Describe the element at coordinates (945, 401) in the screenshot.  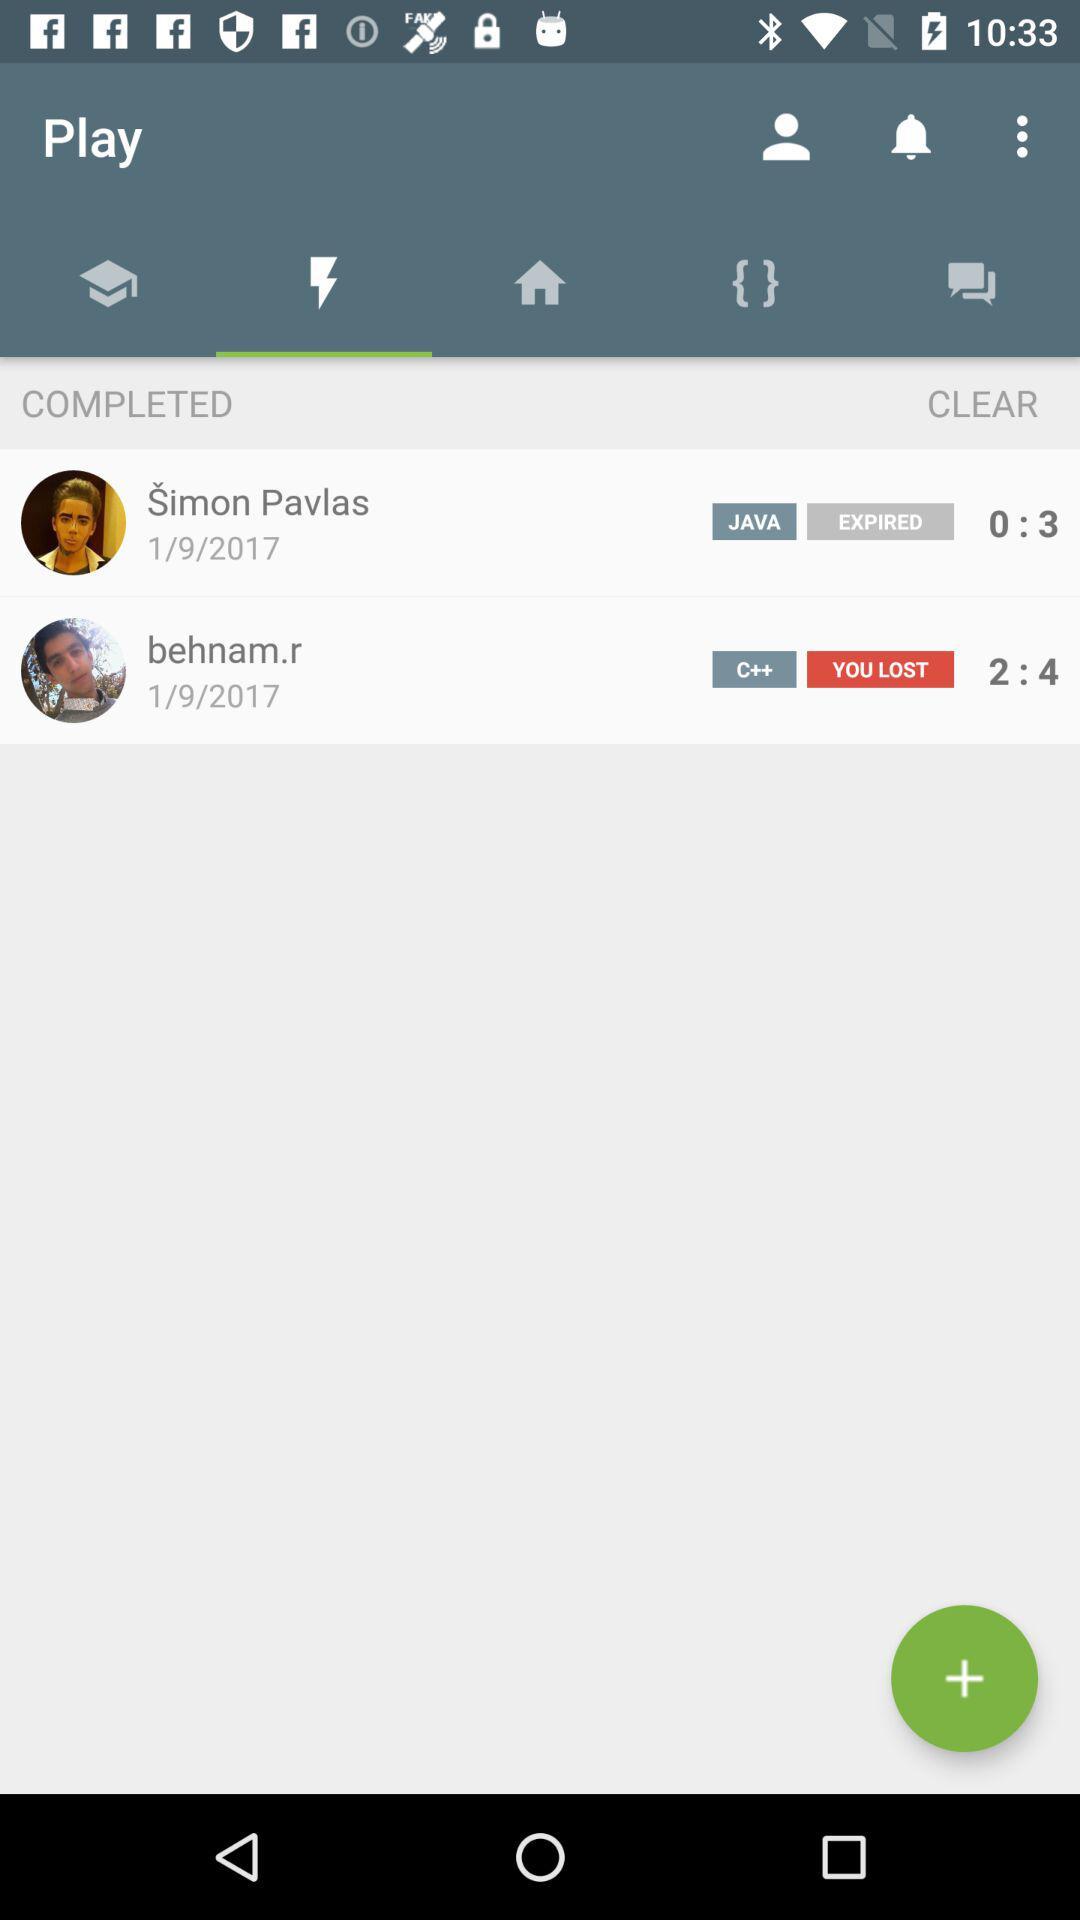
I see `the clear item` at that location.